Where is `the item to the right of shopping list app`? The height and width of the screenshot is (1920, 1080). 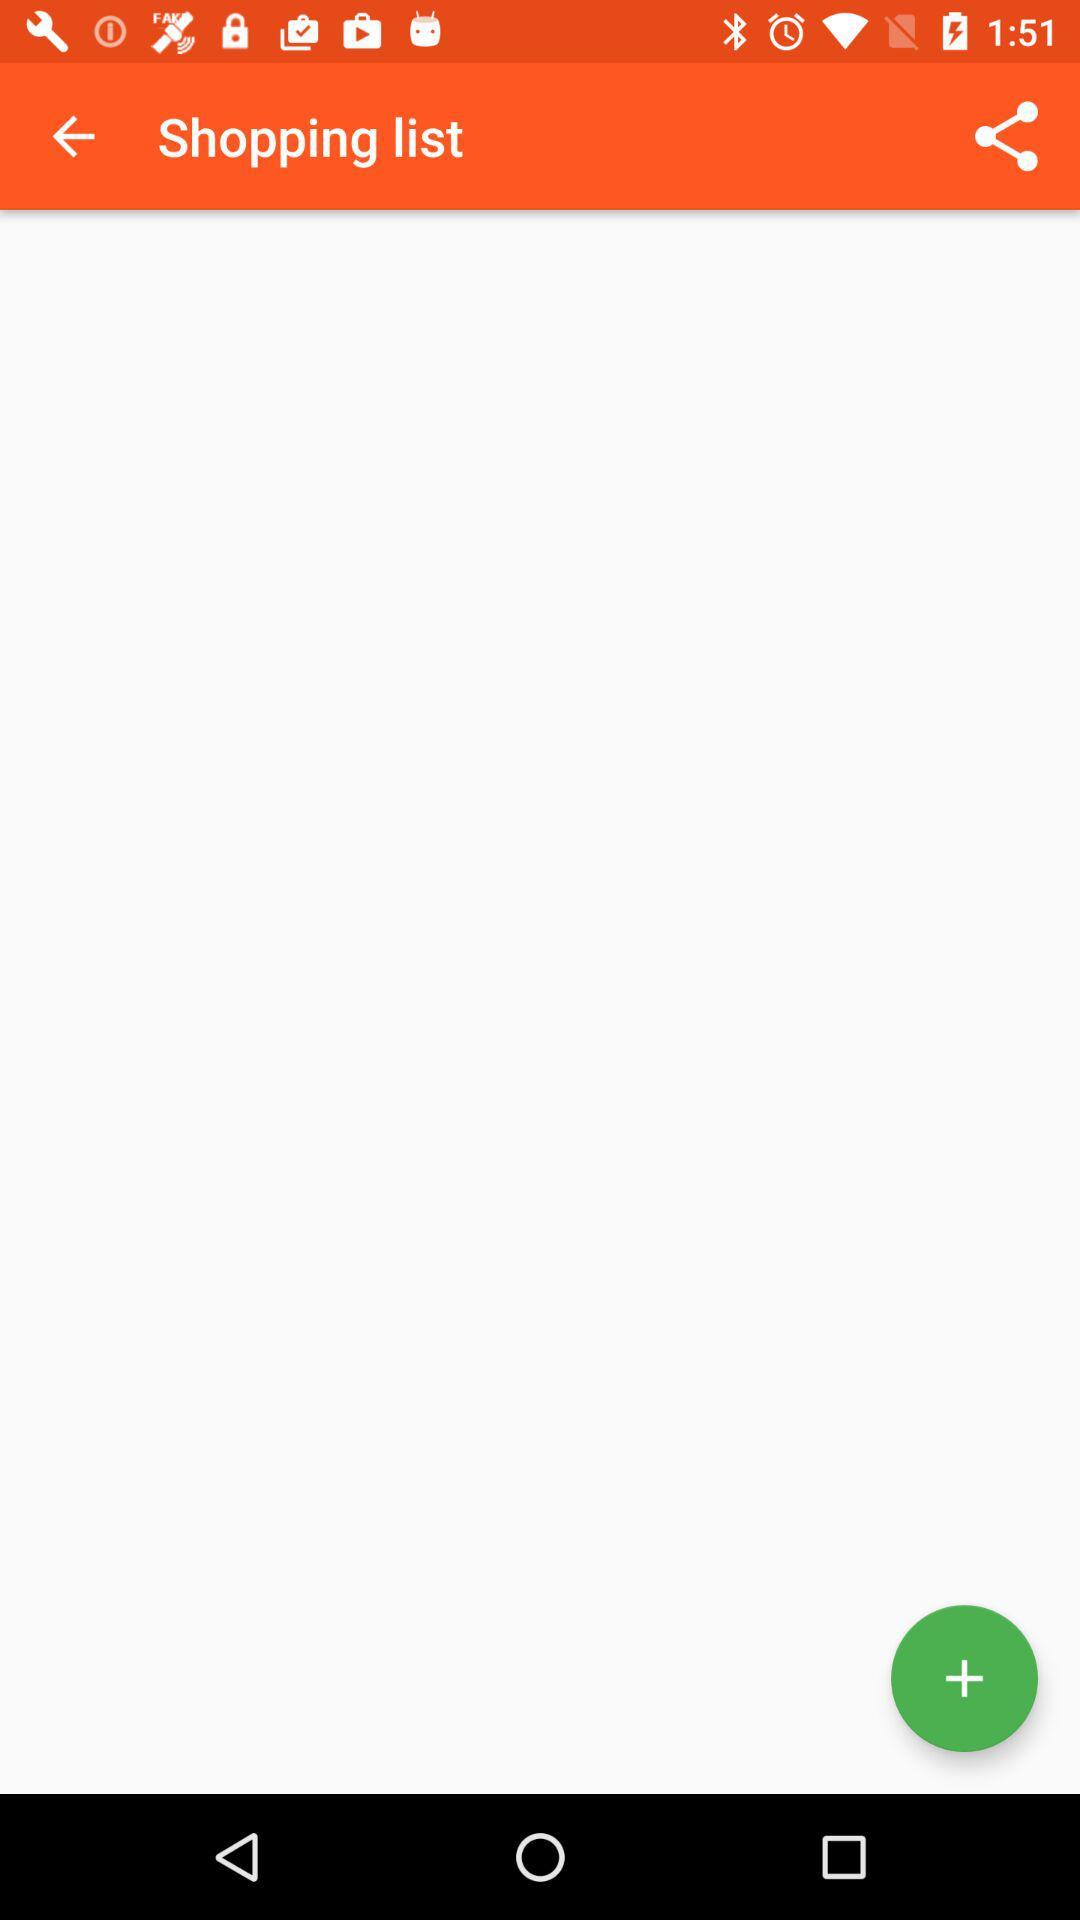
the item to the right of shopping list app is located at coordinates (1006, 135).